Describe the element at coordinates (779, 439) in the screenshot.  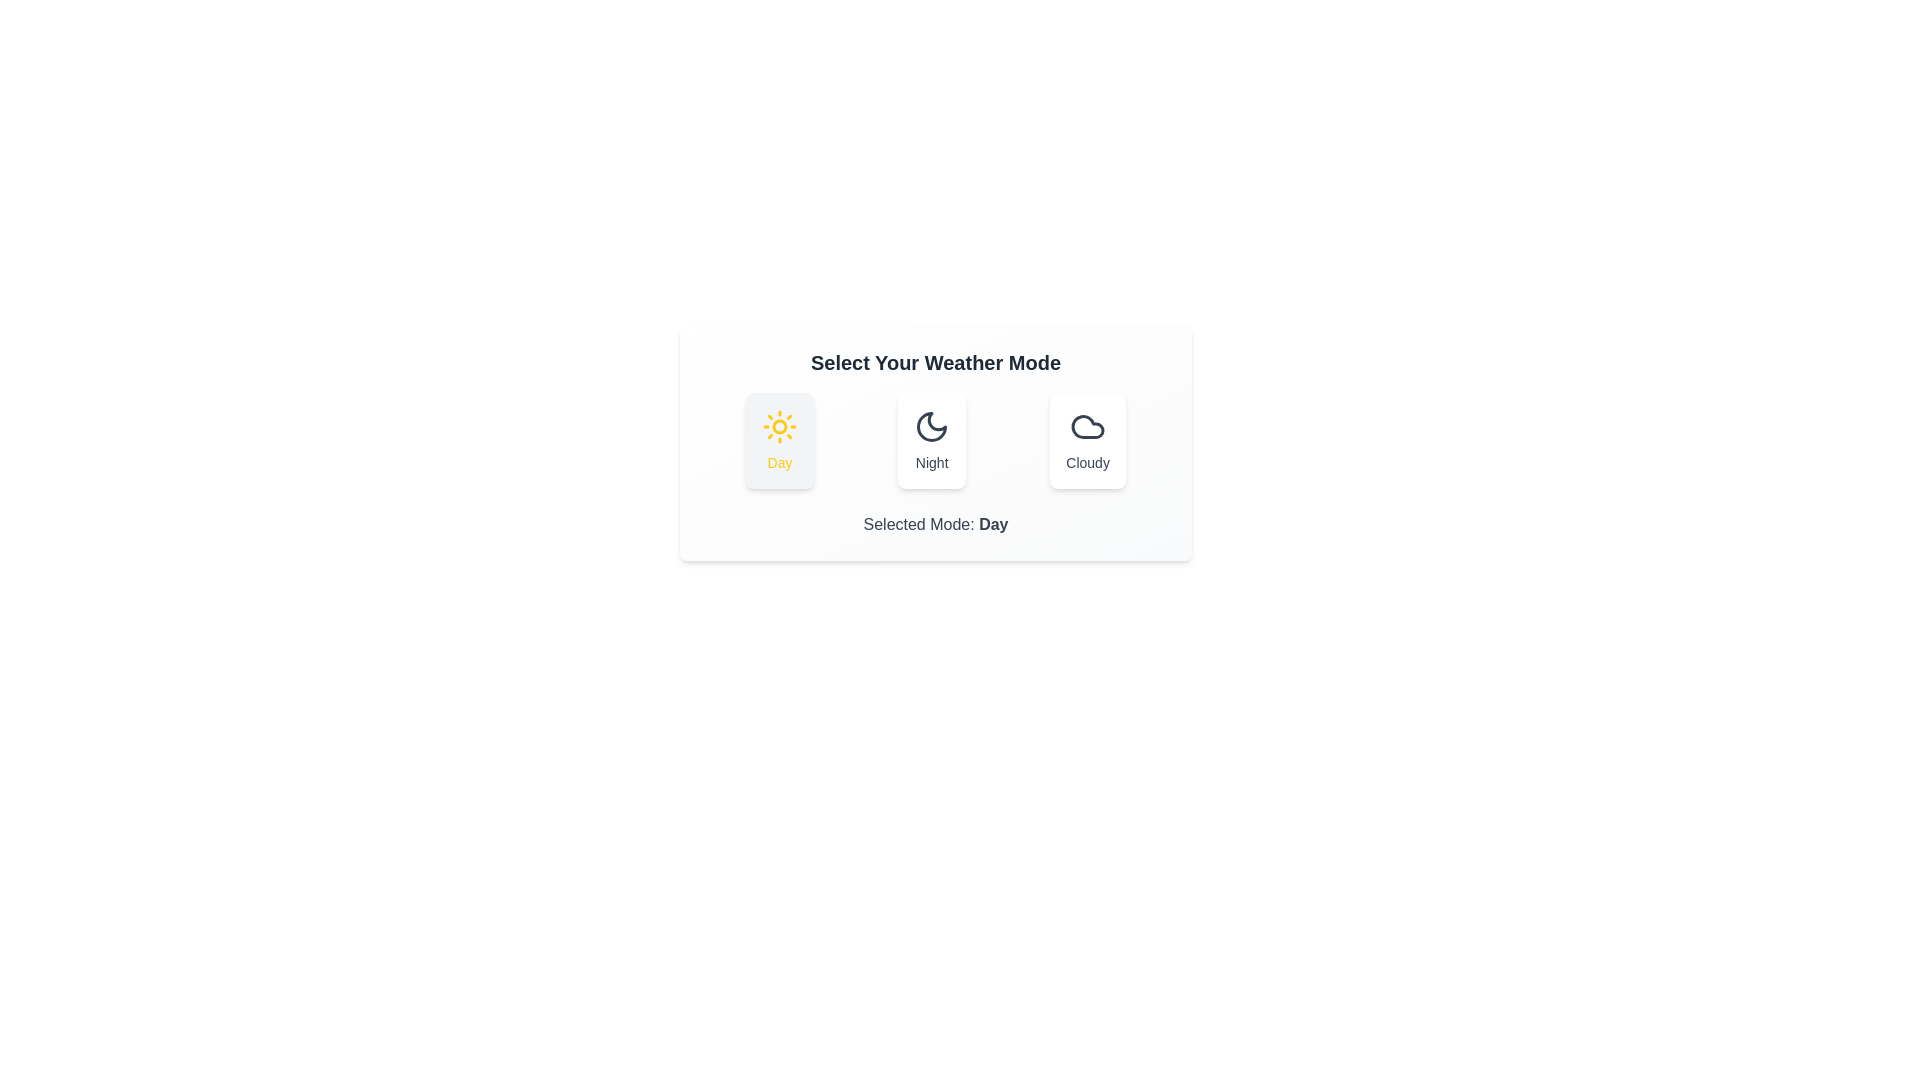
I see `the weather icon and its corresponding label for Day` at that location.